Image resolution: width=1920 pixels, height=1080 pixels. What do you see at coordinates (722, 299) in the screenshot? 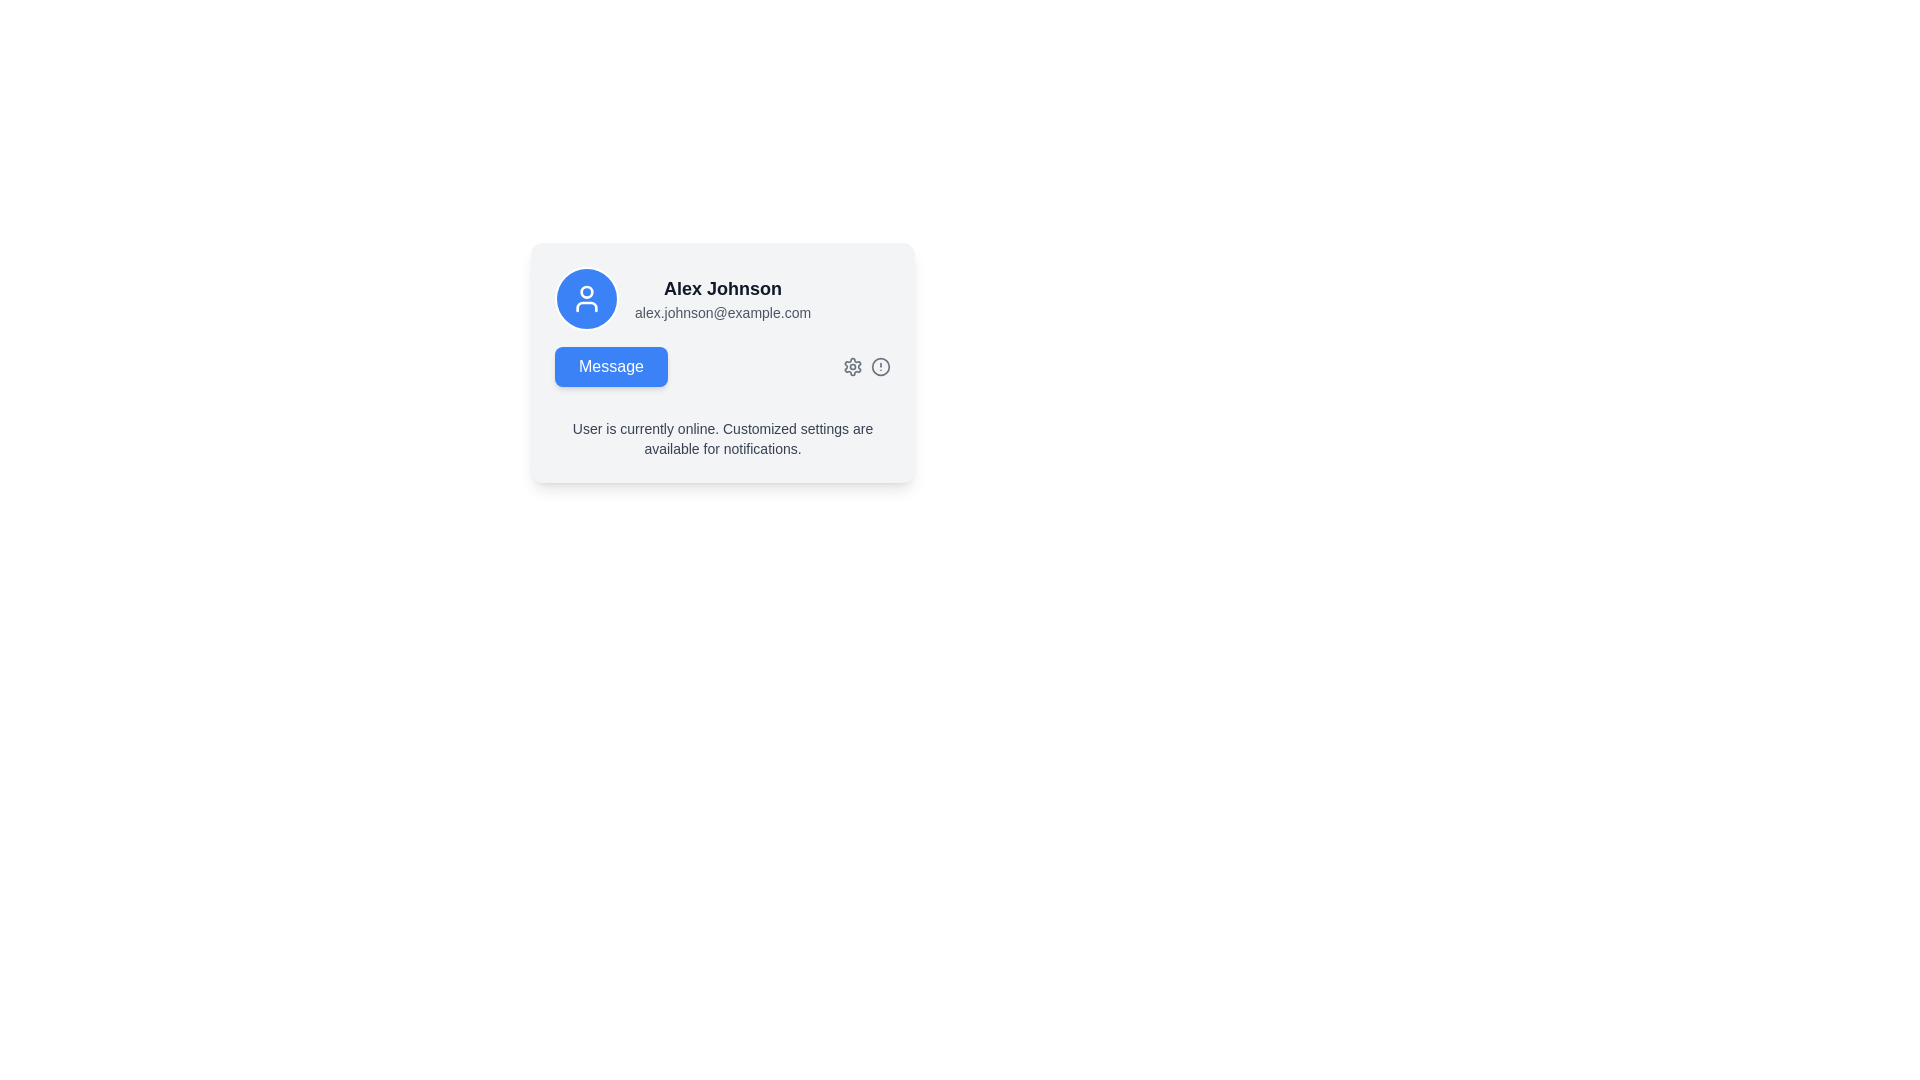
I see `the User Profile Information Display that shows the name 'Alex Johnson' and email 'alex.johnson@example.com', which features a circular avatar icon with a blue background` at bounding box center [722, 299].